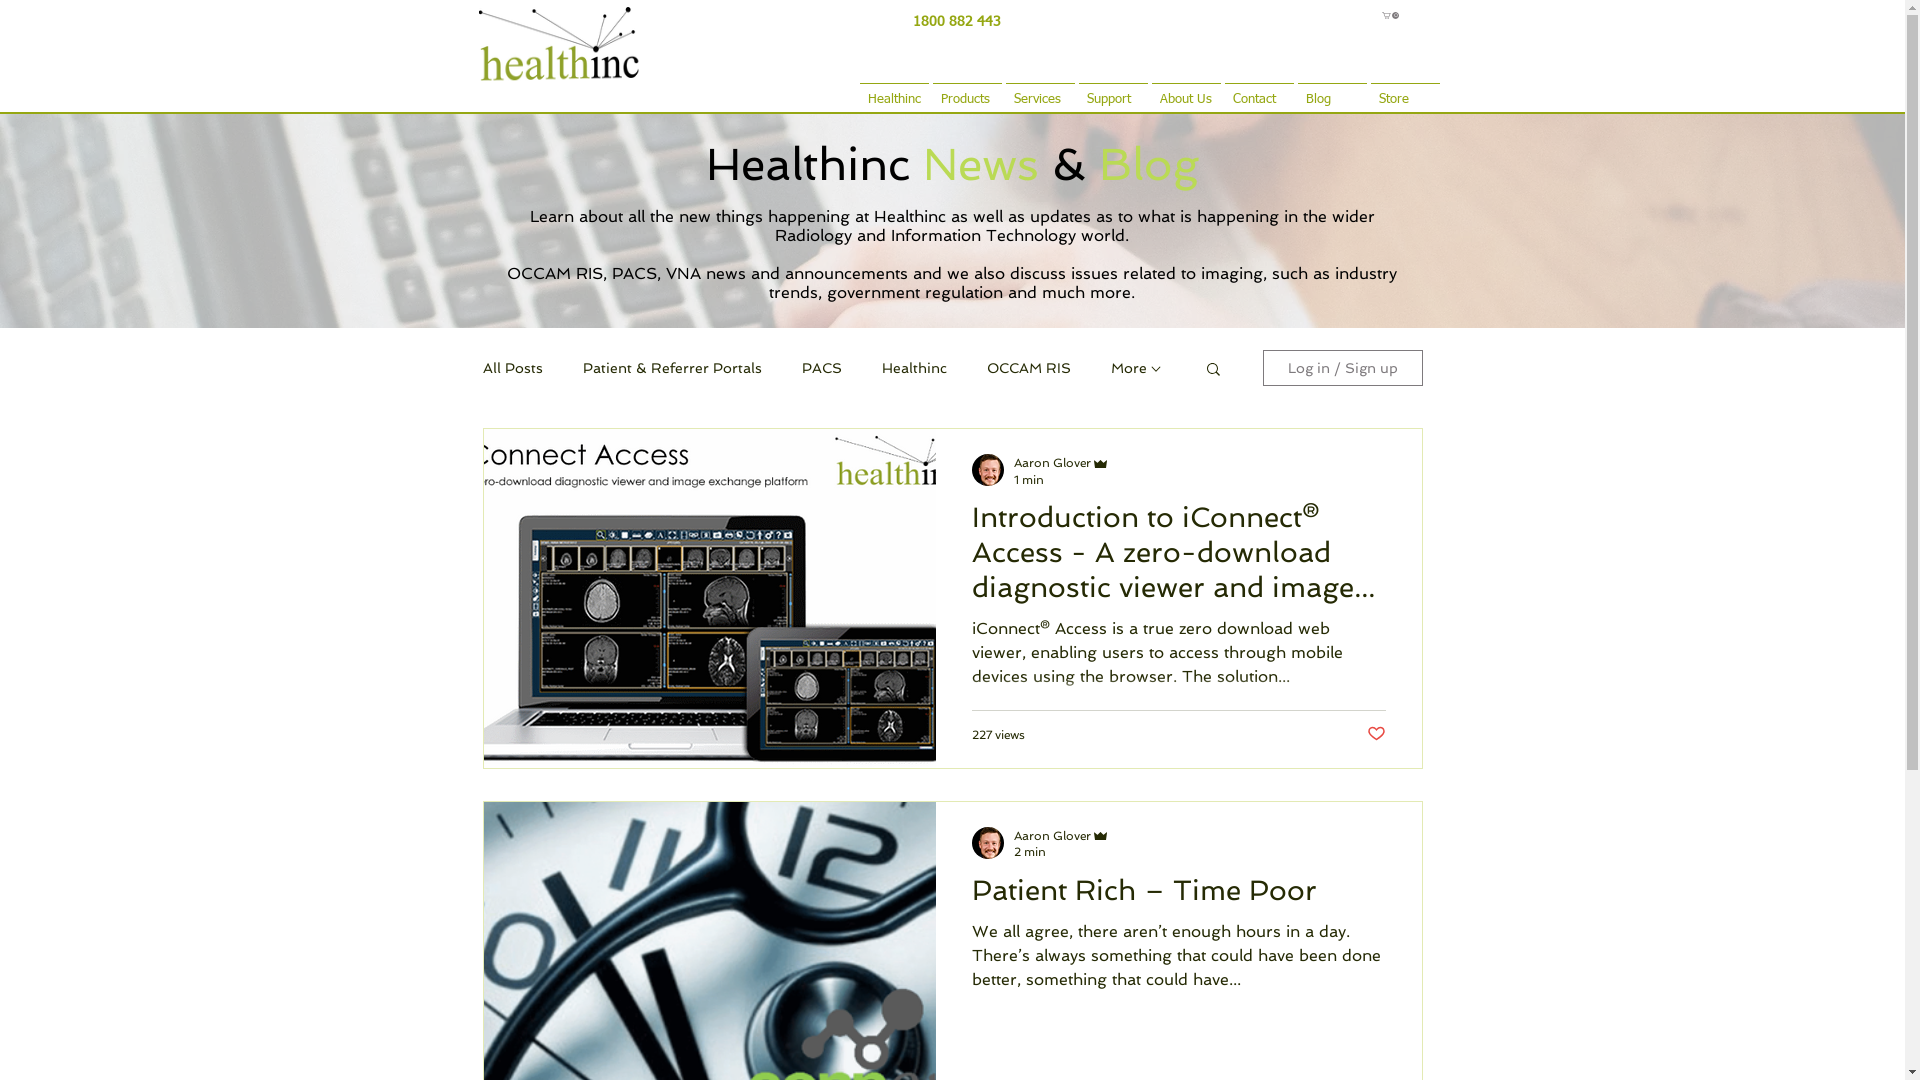 The height and width of the screenshot is (1080, 1920). I want to click on 'Products', so click(929, 90).